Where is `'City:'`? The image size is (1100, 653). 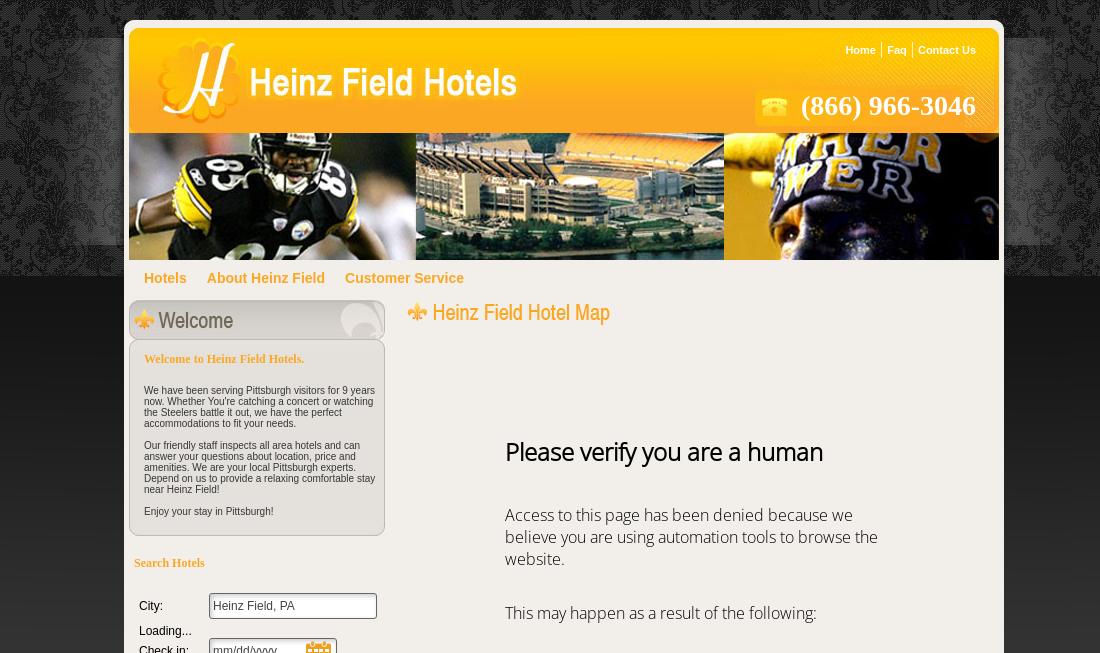 'City:' is located at coordinates (138, 604).